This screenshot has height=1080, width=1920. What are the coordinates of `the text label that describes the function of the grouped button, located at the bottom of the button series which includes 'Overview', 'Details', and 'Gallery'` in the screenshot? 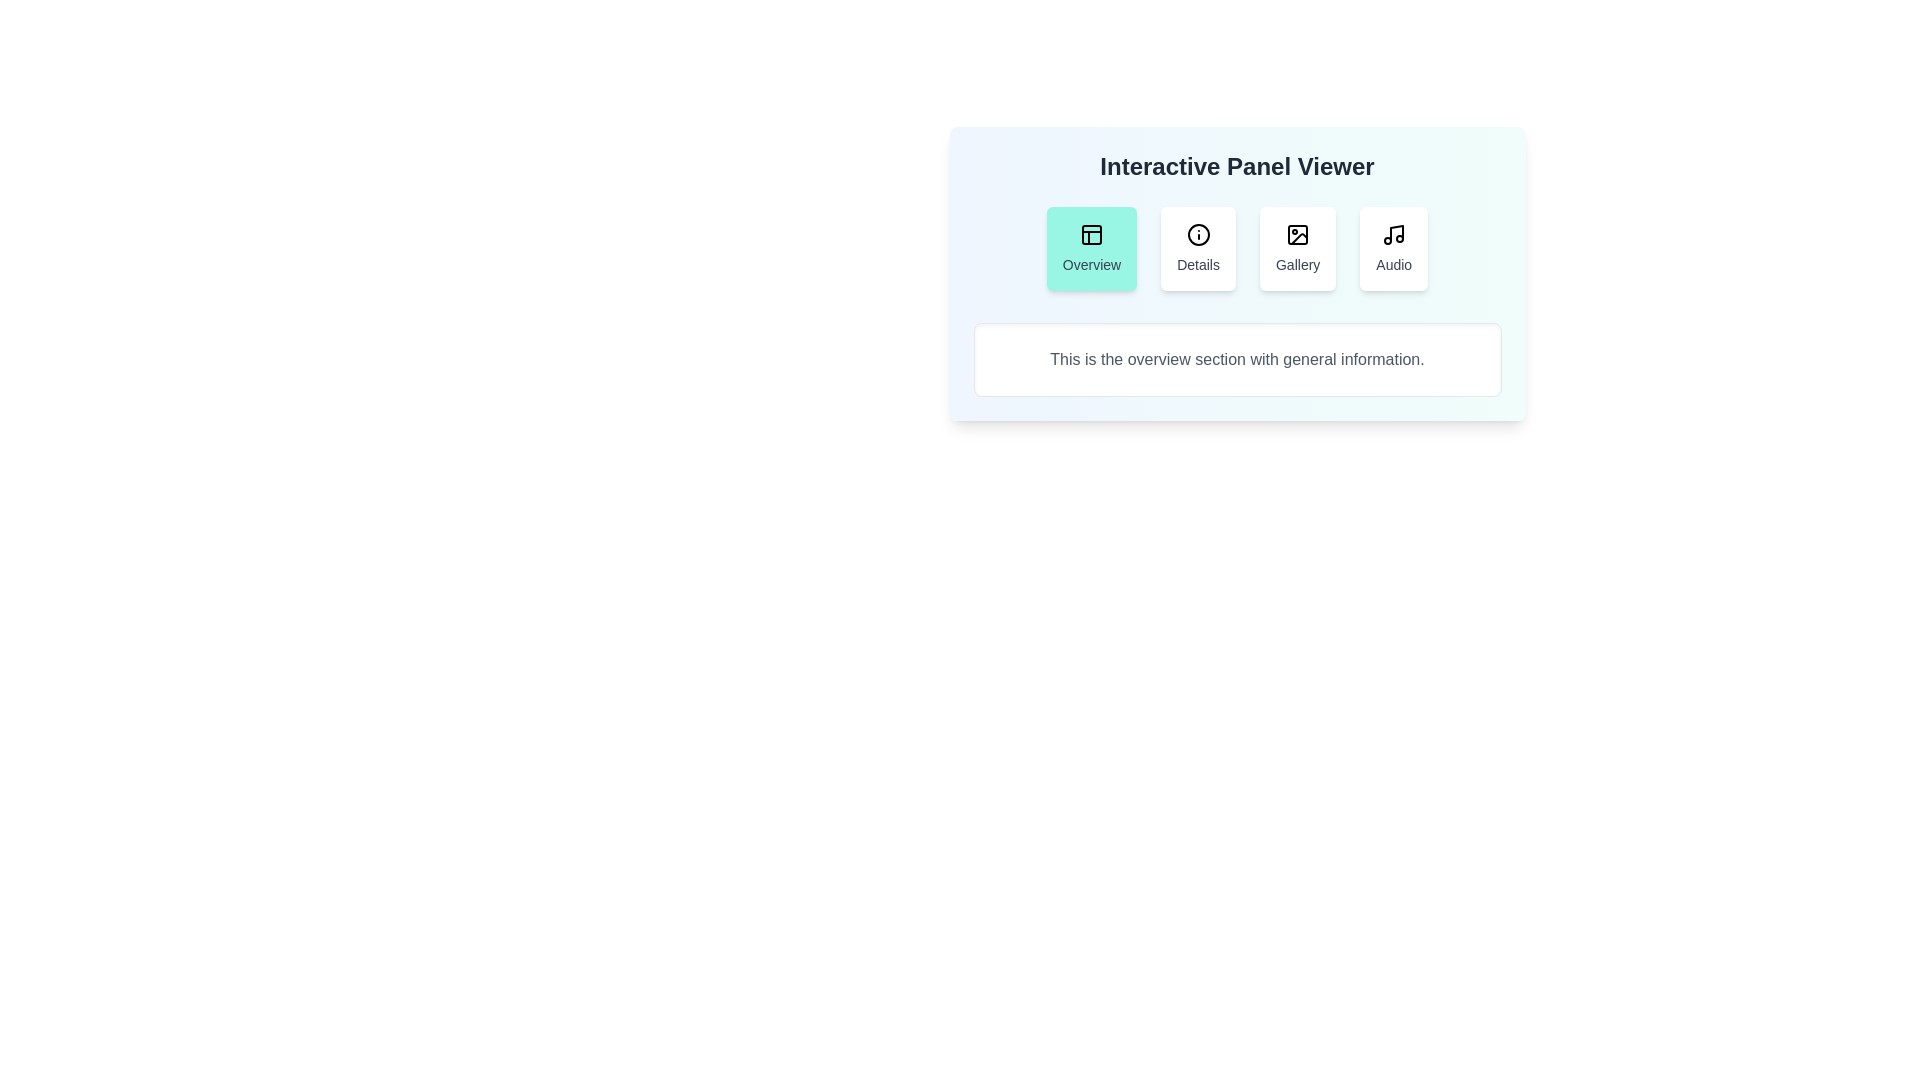 It's located at (1393, 264).